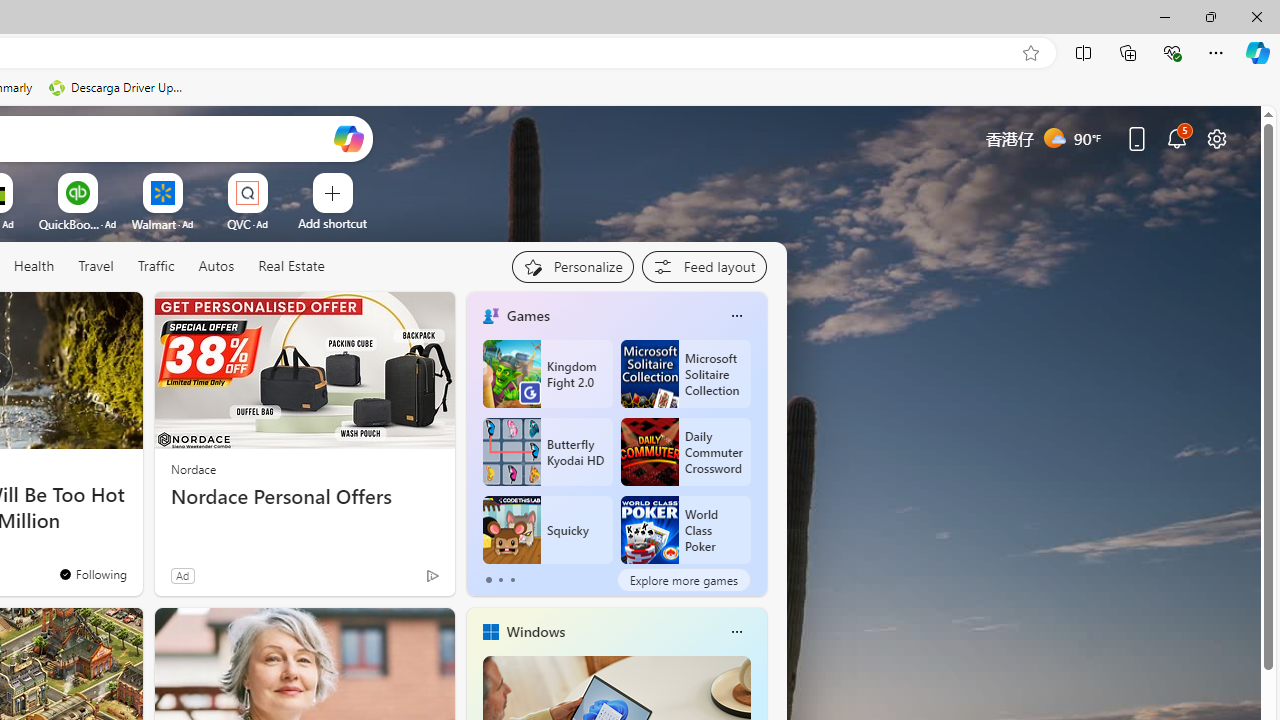  What do you see at coordinates (571, 266) in the screenshot?
I see `'Personalize your feed"'` at bounding box center [571, 266].